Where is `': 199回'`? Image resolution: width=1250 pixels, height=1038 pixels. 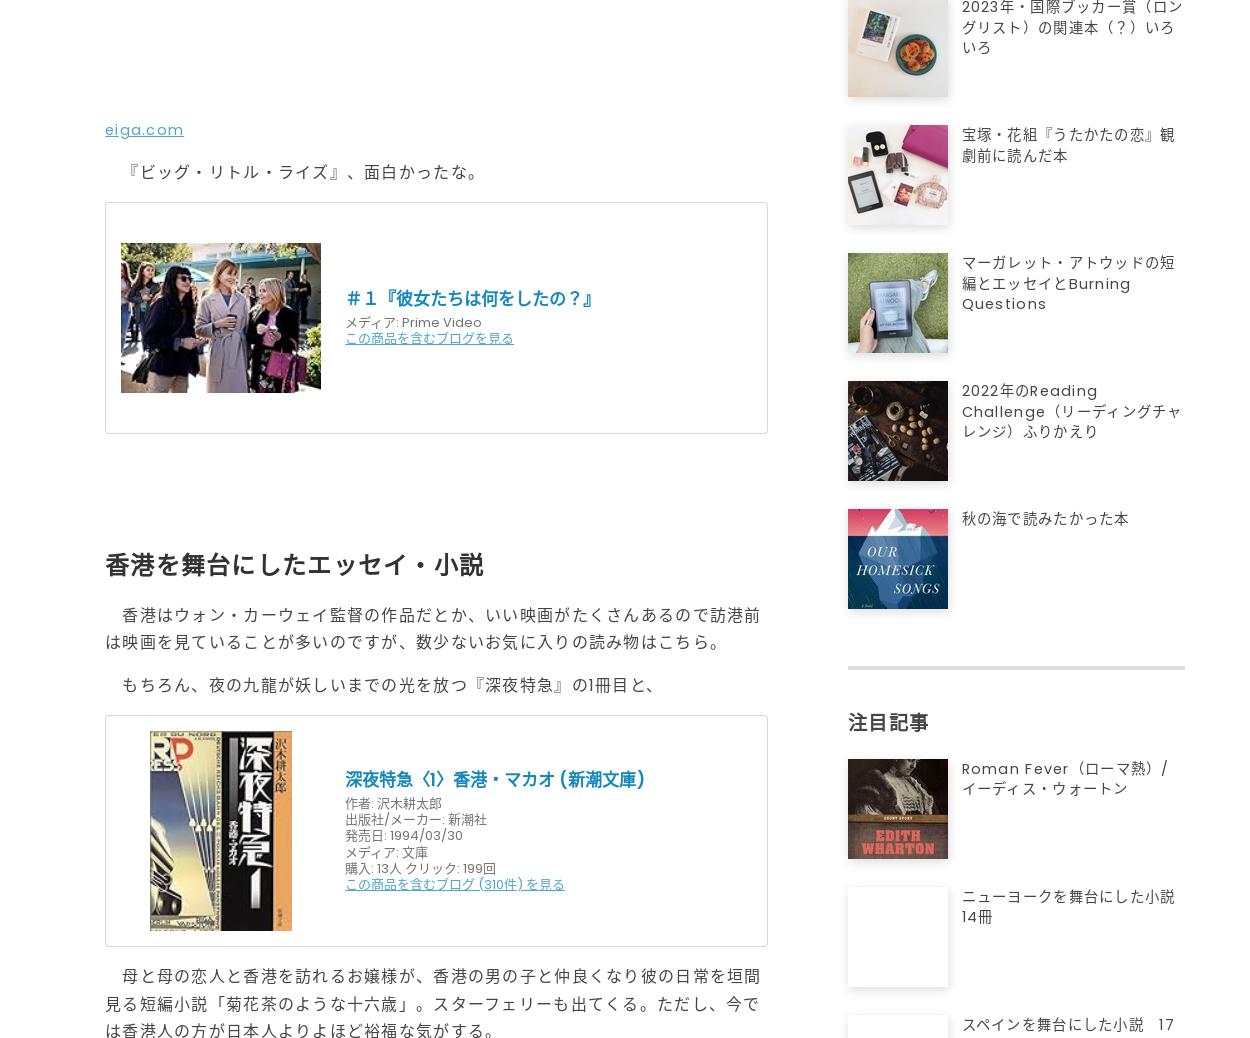 ': 199回' is located at coordinates (475, 867).